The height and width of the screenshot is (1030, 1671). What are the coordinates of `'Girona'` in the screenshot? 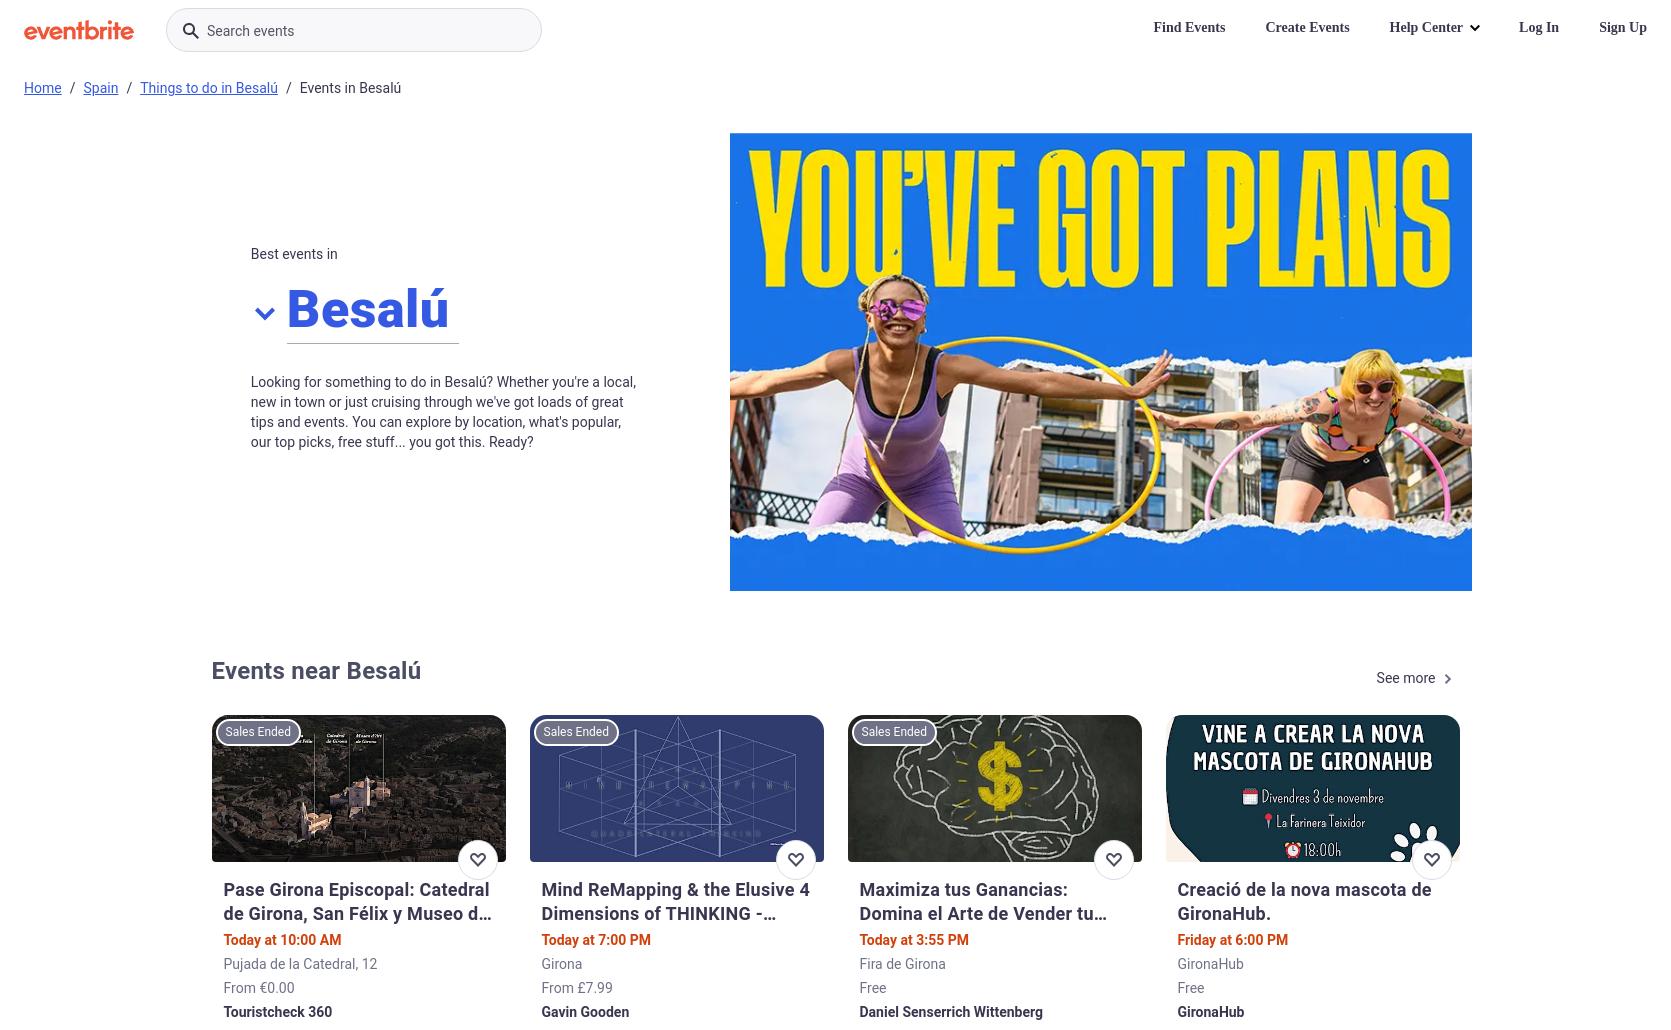 It's located at (561, 962).